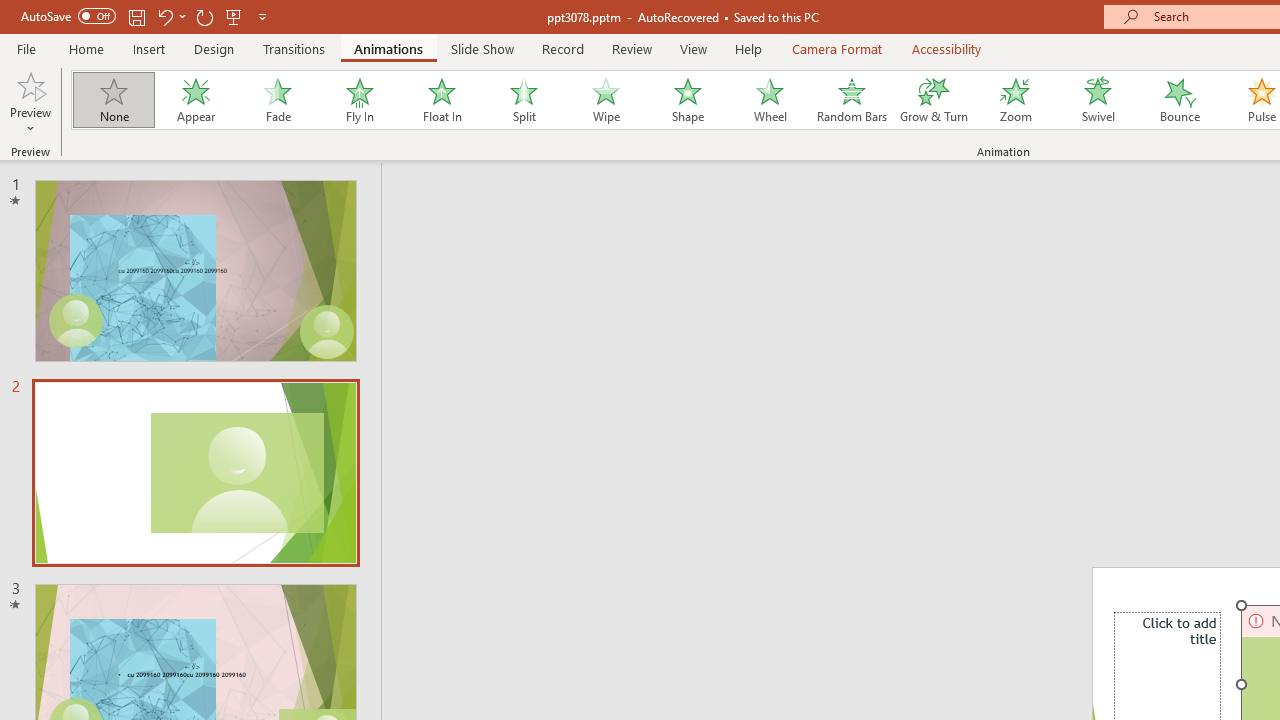  Describe the element at coordinates (604, 100) in the screenshot. I see `'Wipe'` at that location.